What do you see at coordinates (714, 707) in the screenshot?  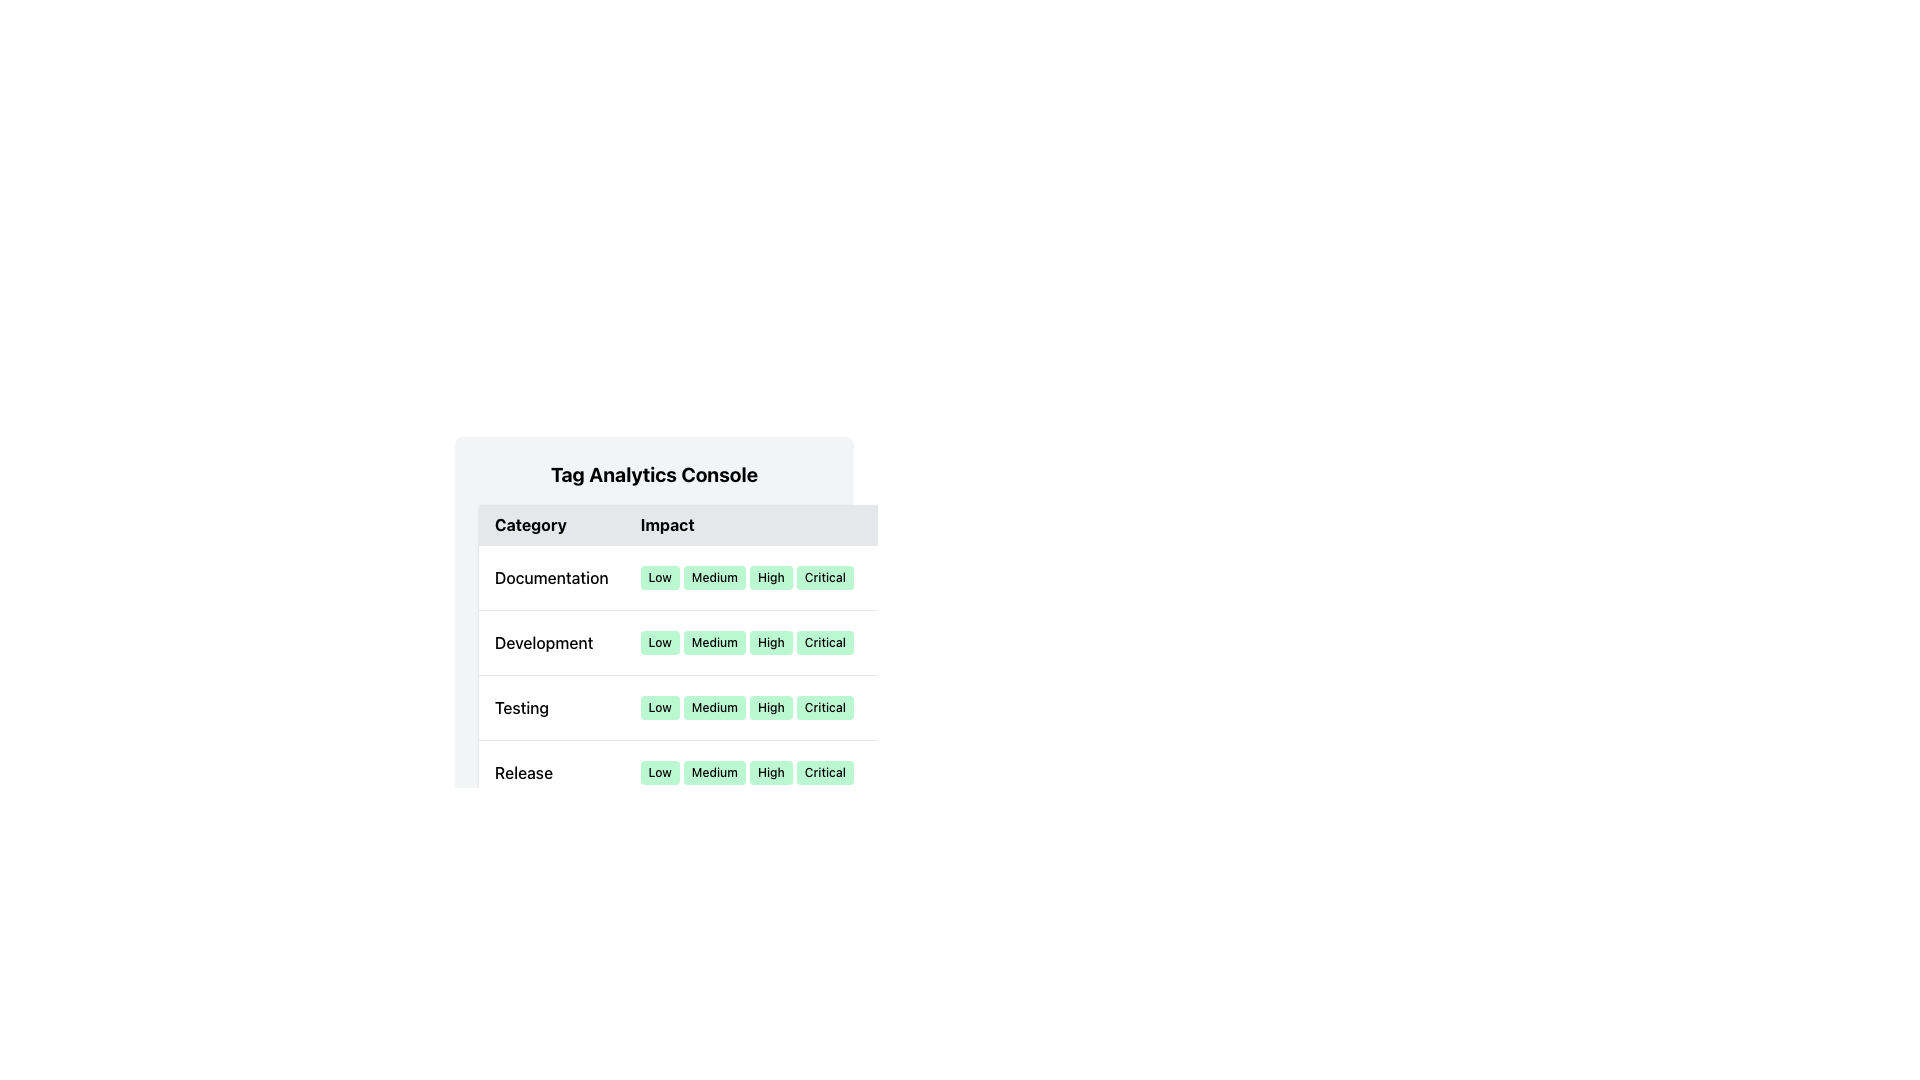 I see `the green rectangular badge labeled 'Medium' with rounded edges located under the 'Testing' category in the 'Impact' column` at bounding box center [714, 707].